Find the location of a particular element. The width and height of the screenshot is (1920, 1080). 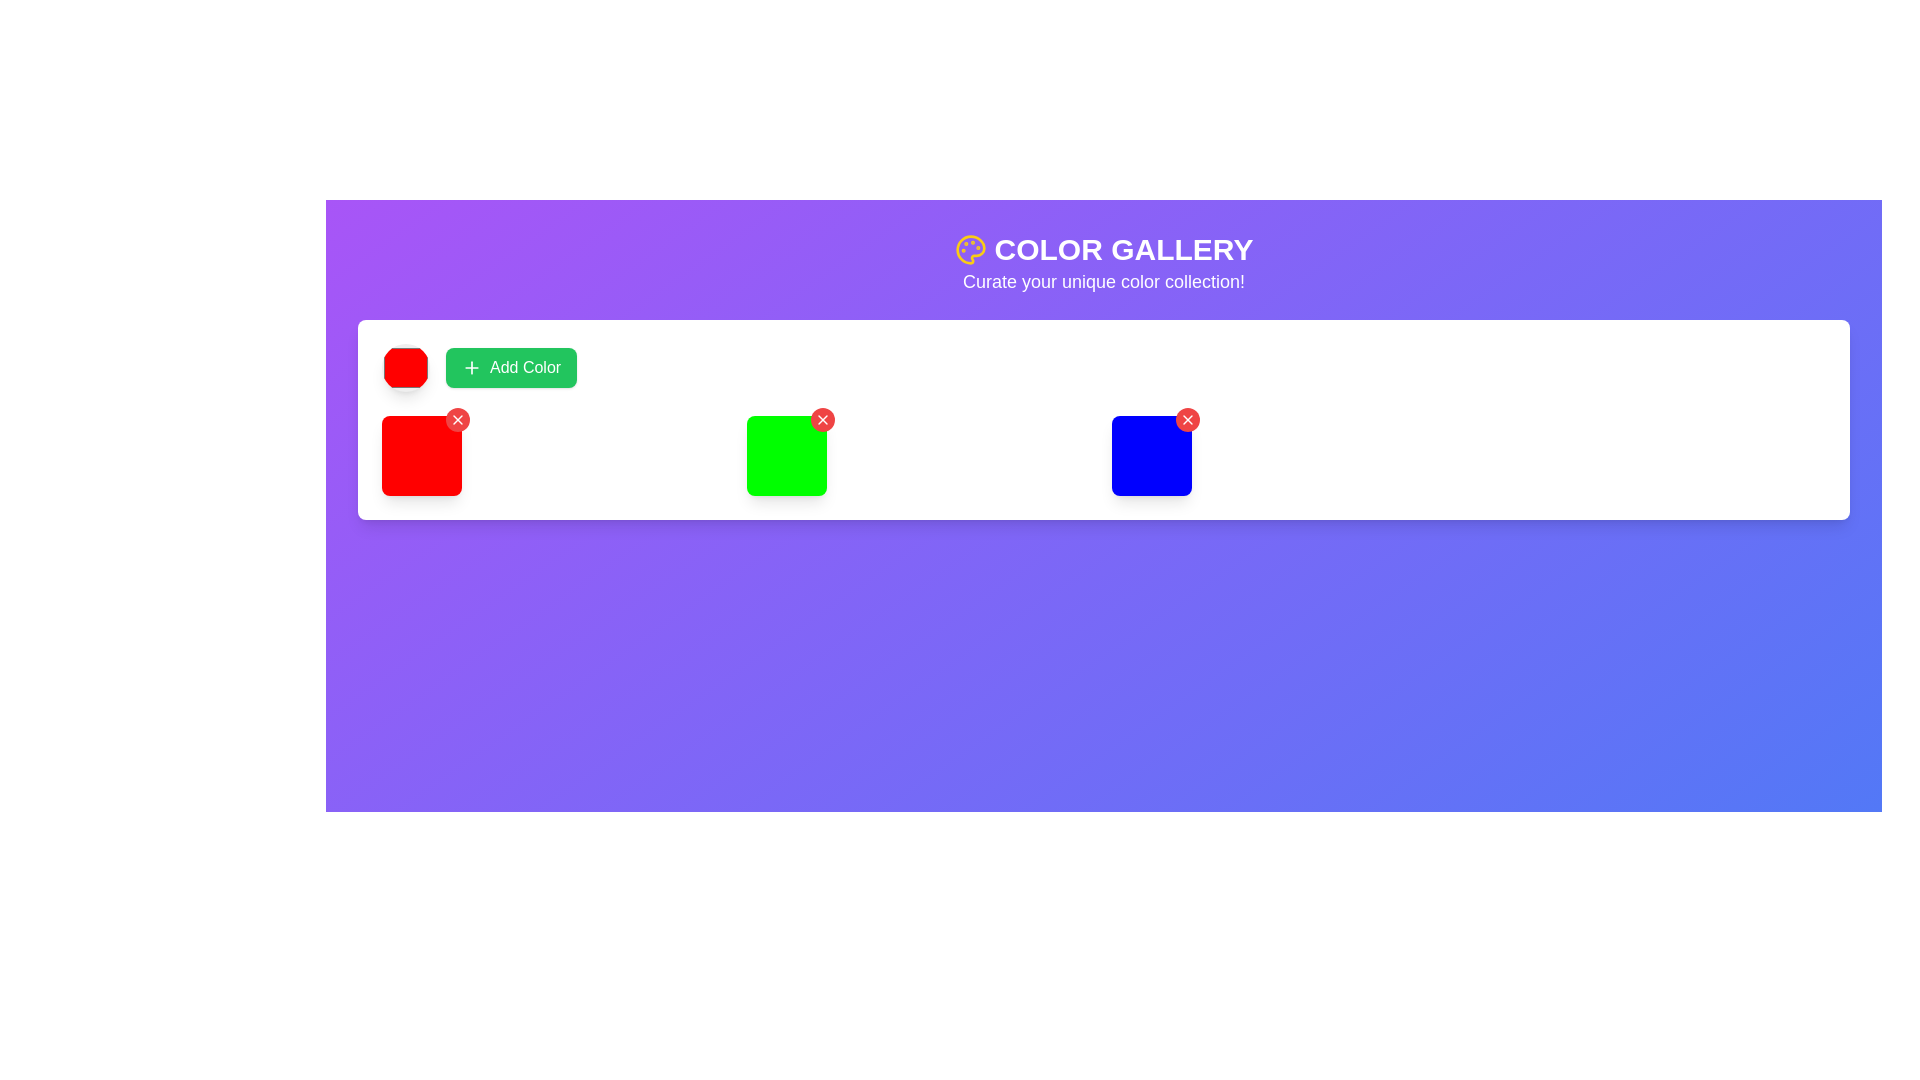

the vivid blue Card element with rounded corners that is positioned as the third card in a horizontally-aligned grid is located at coordinates (1152, 455).